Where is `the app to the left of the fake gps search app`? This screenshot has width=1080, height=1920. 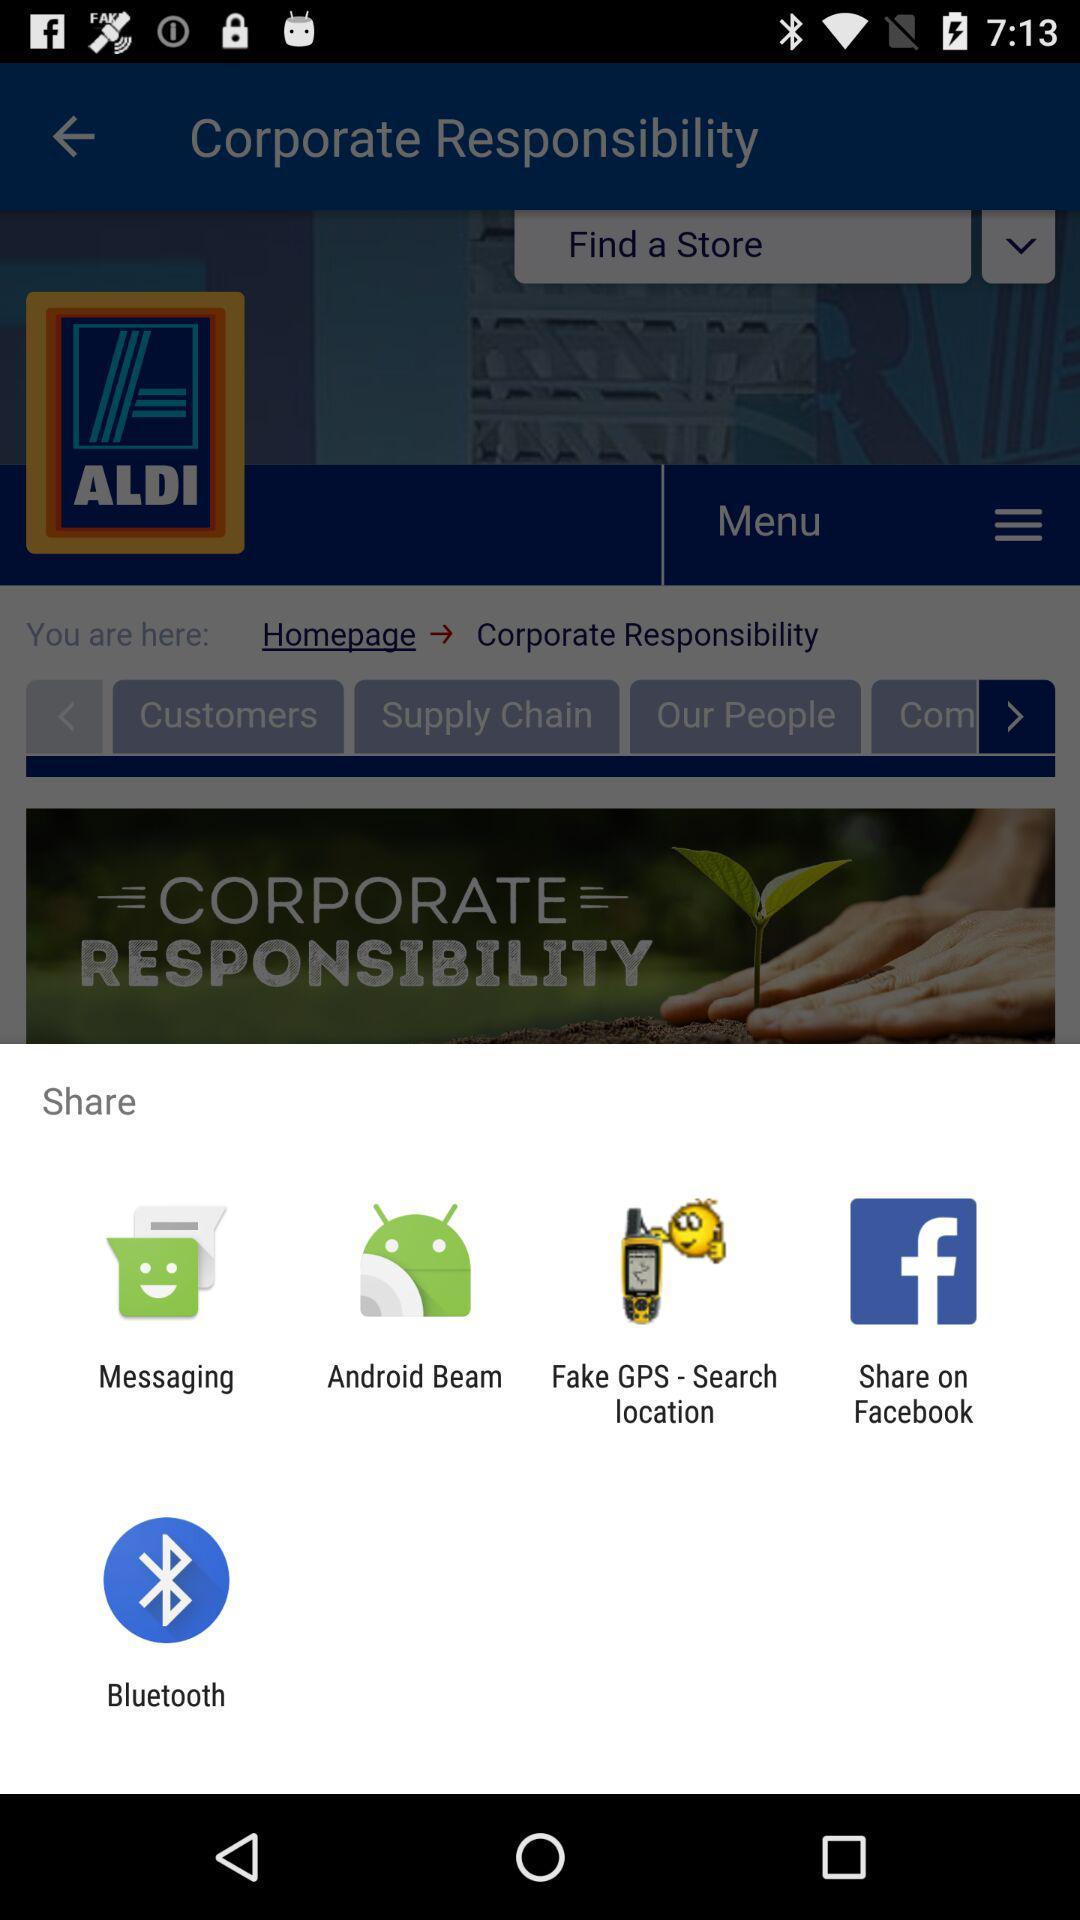 the app to the left of the fake gps search app is located at coordinates (414, 1392).